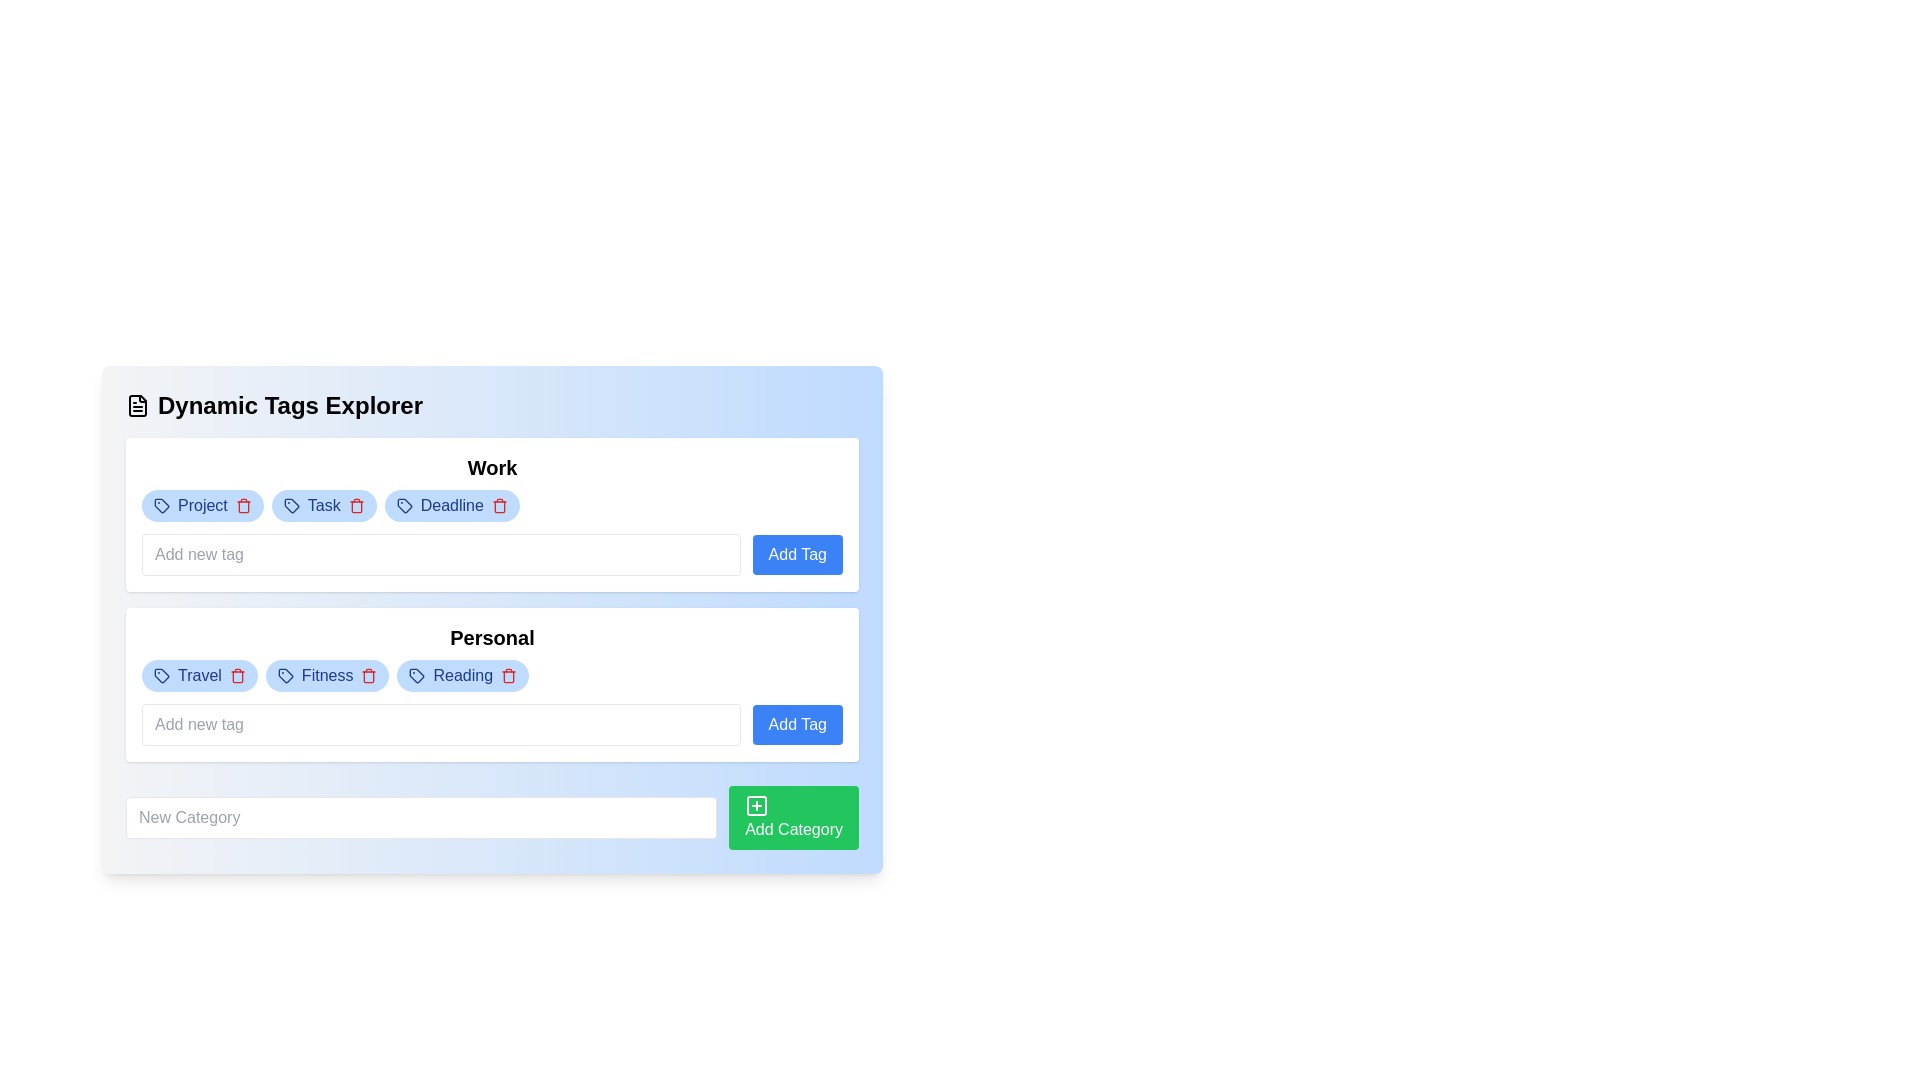 The height and width of the screenshot is (1080, 1920). What do you see at coordinates (356, 504) in the screenshot?
I see `the red trash can icon button located to the immediate right of the 'Task' label in the 'Work' section` at bounding box center [356, 504].